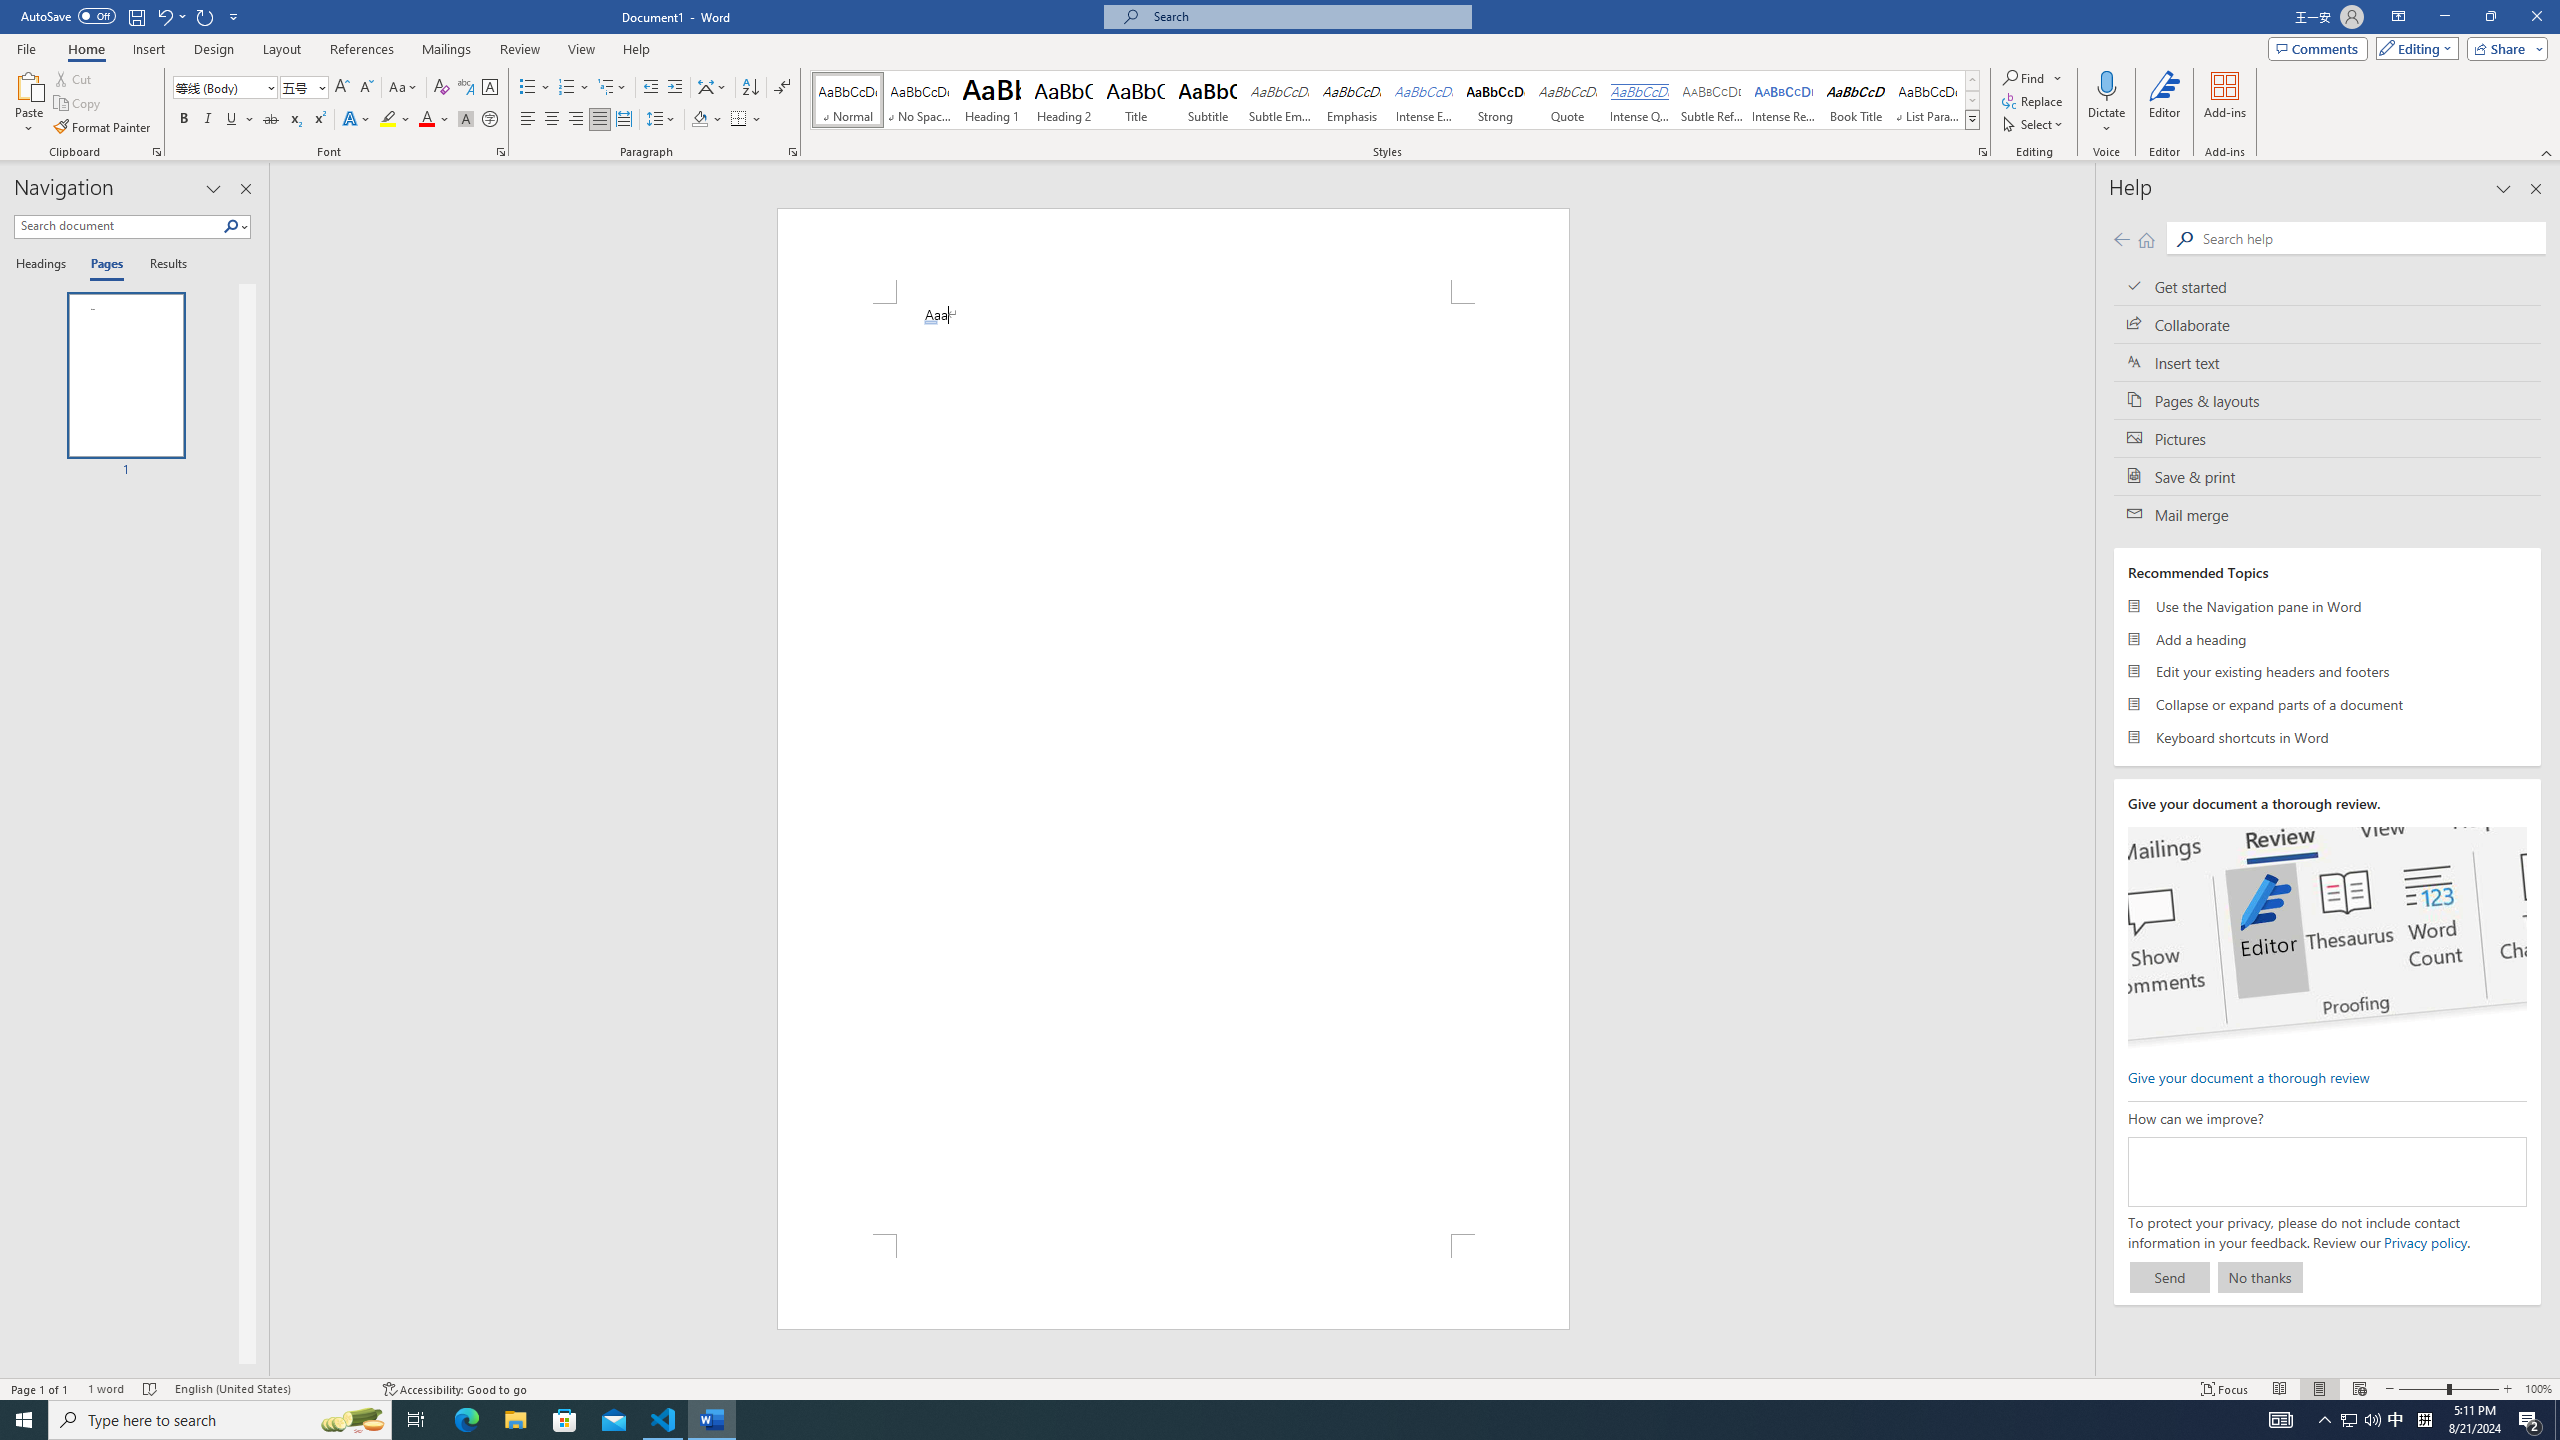  I want to click on 'Pages & layouts', so click(2327, 401).